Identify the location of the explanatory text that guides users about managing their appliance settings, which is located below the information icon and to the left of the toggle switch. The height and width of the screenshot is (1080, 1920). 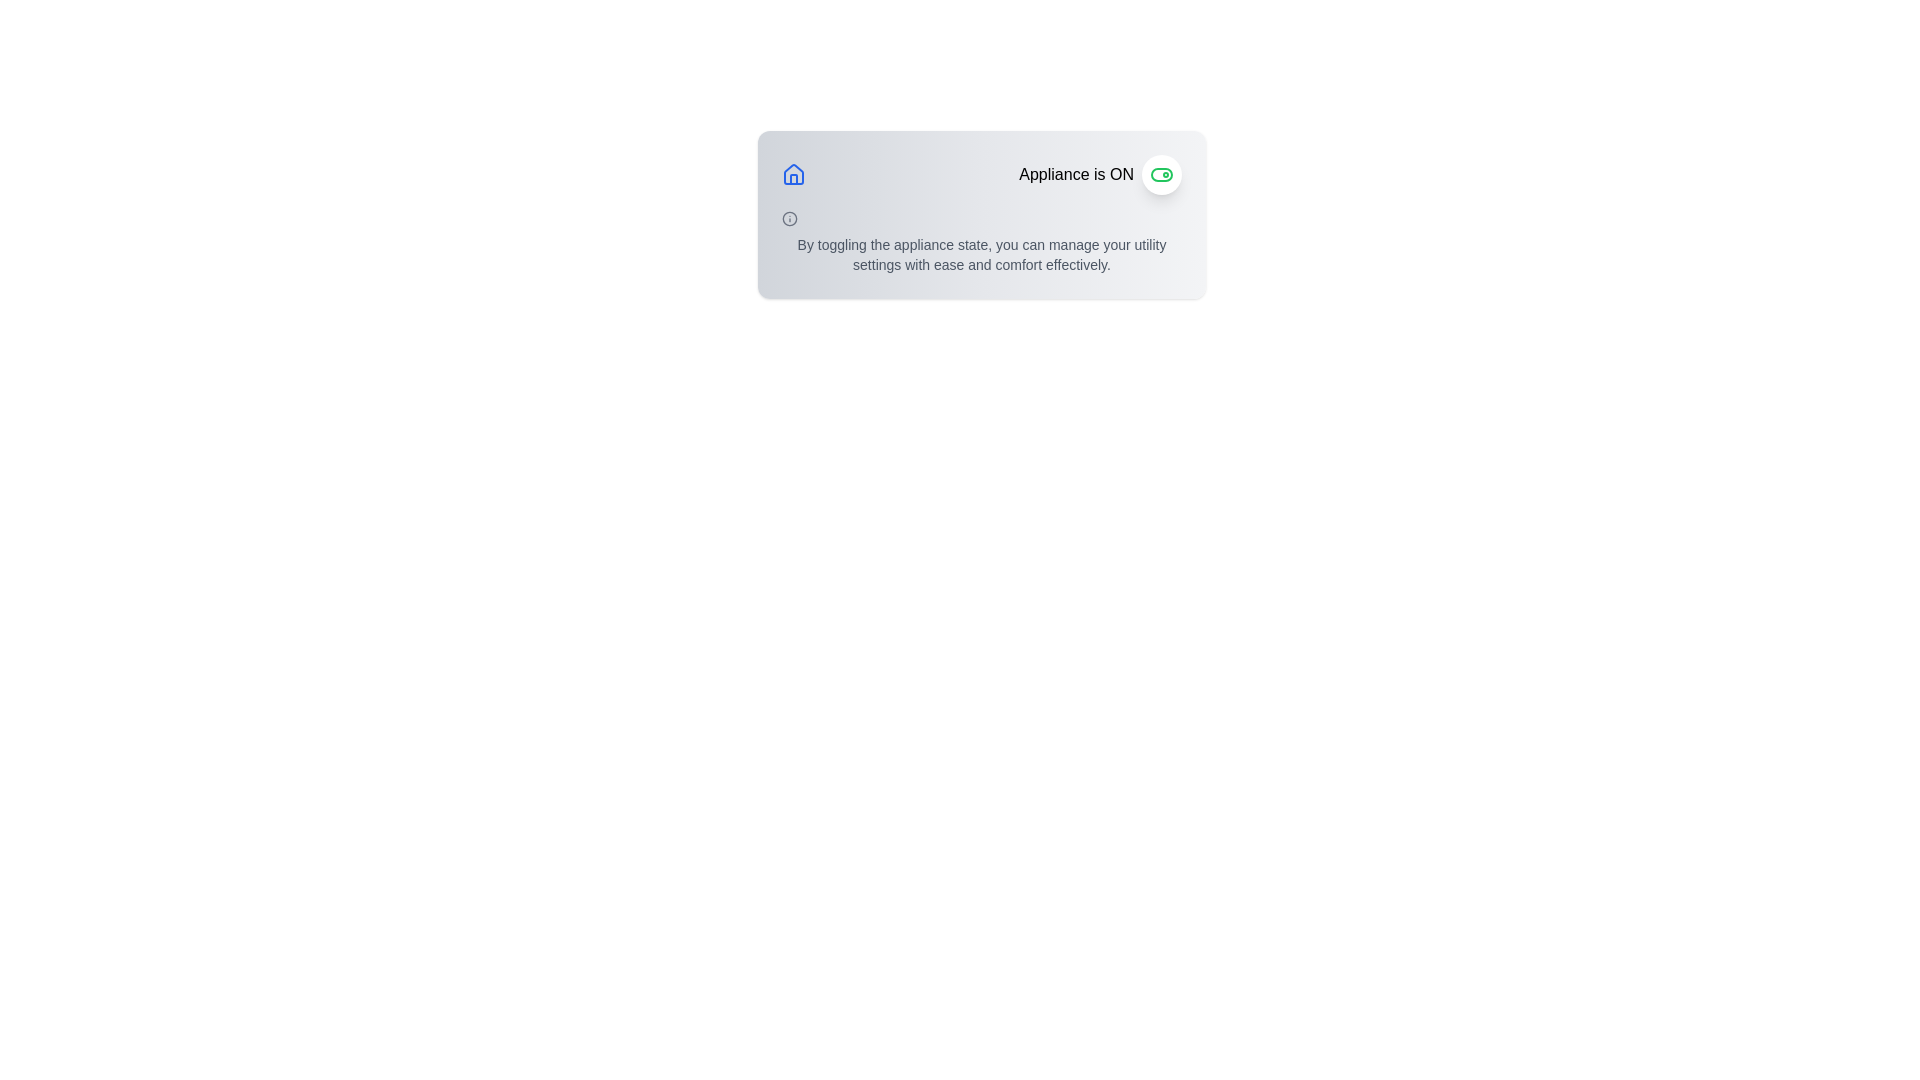
(982, 253).